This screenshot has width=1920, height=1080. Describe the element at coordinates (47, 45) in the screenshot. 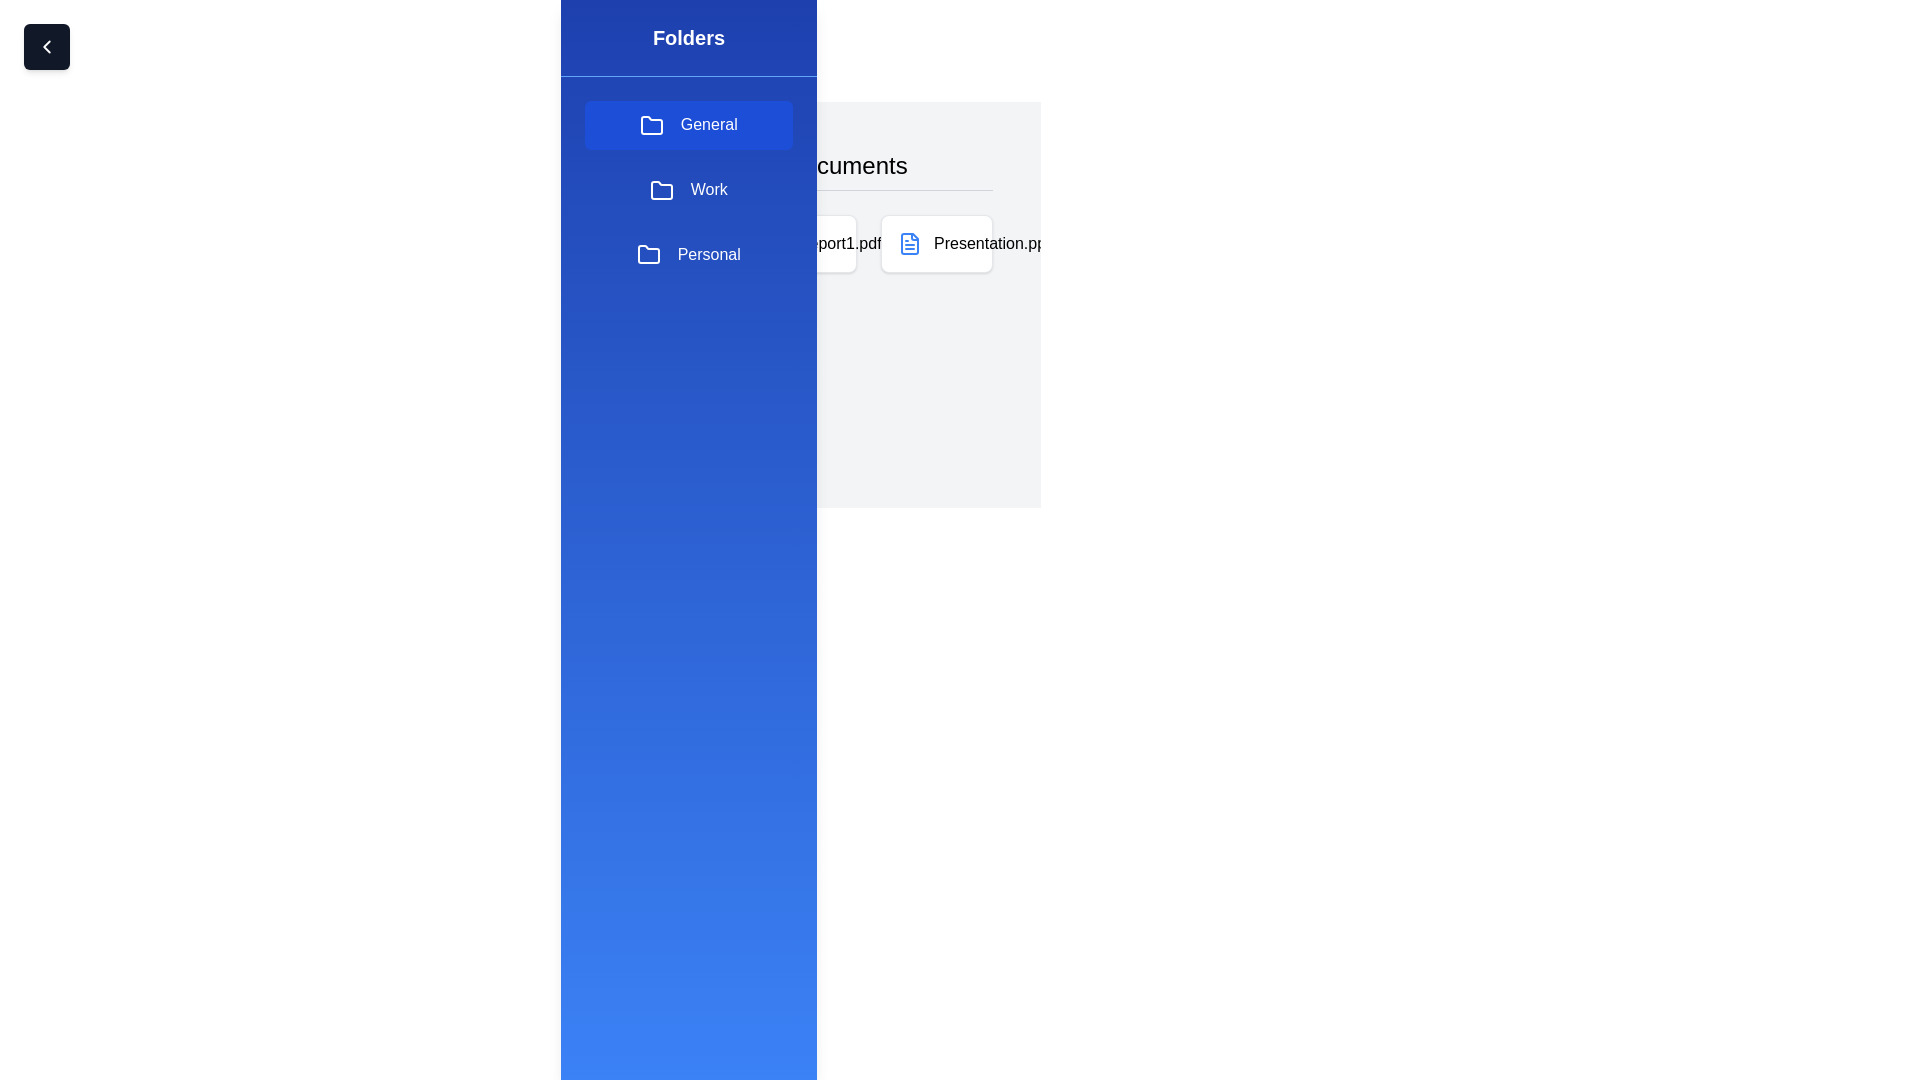

I see `the left-pointing chevron arrow icon, which serves as a back button` at that location.